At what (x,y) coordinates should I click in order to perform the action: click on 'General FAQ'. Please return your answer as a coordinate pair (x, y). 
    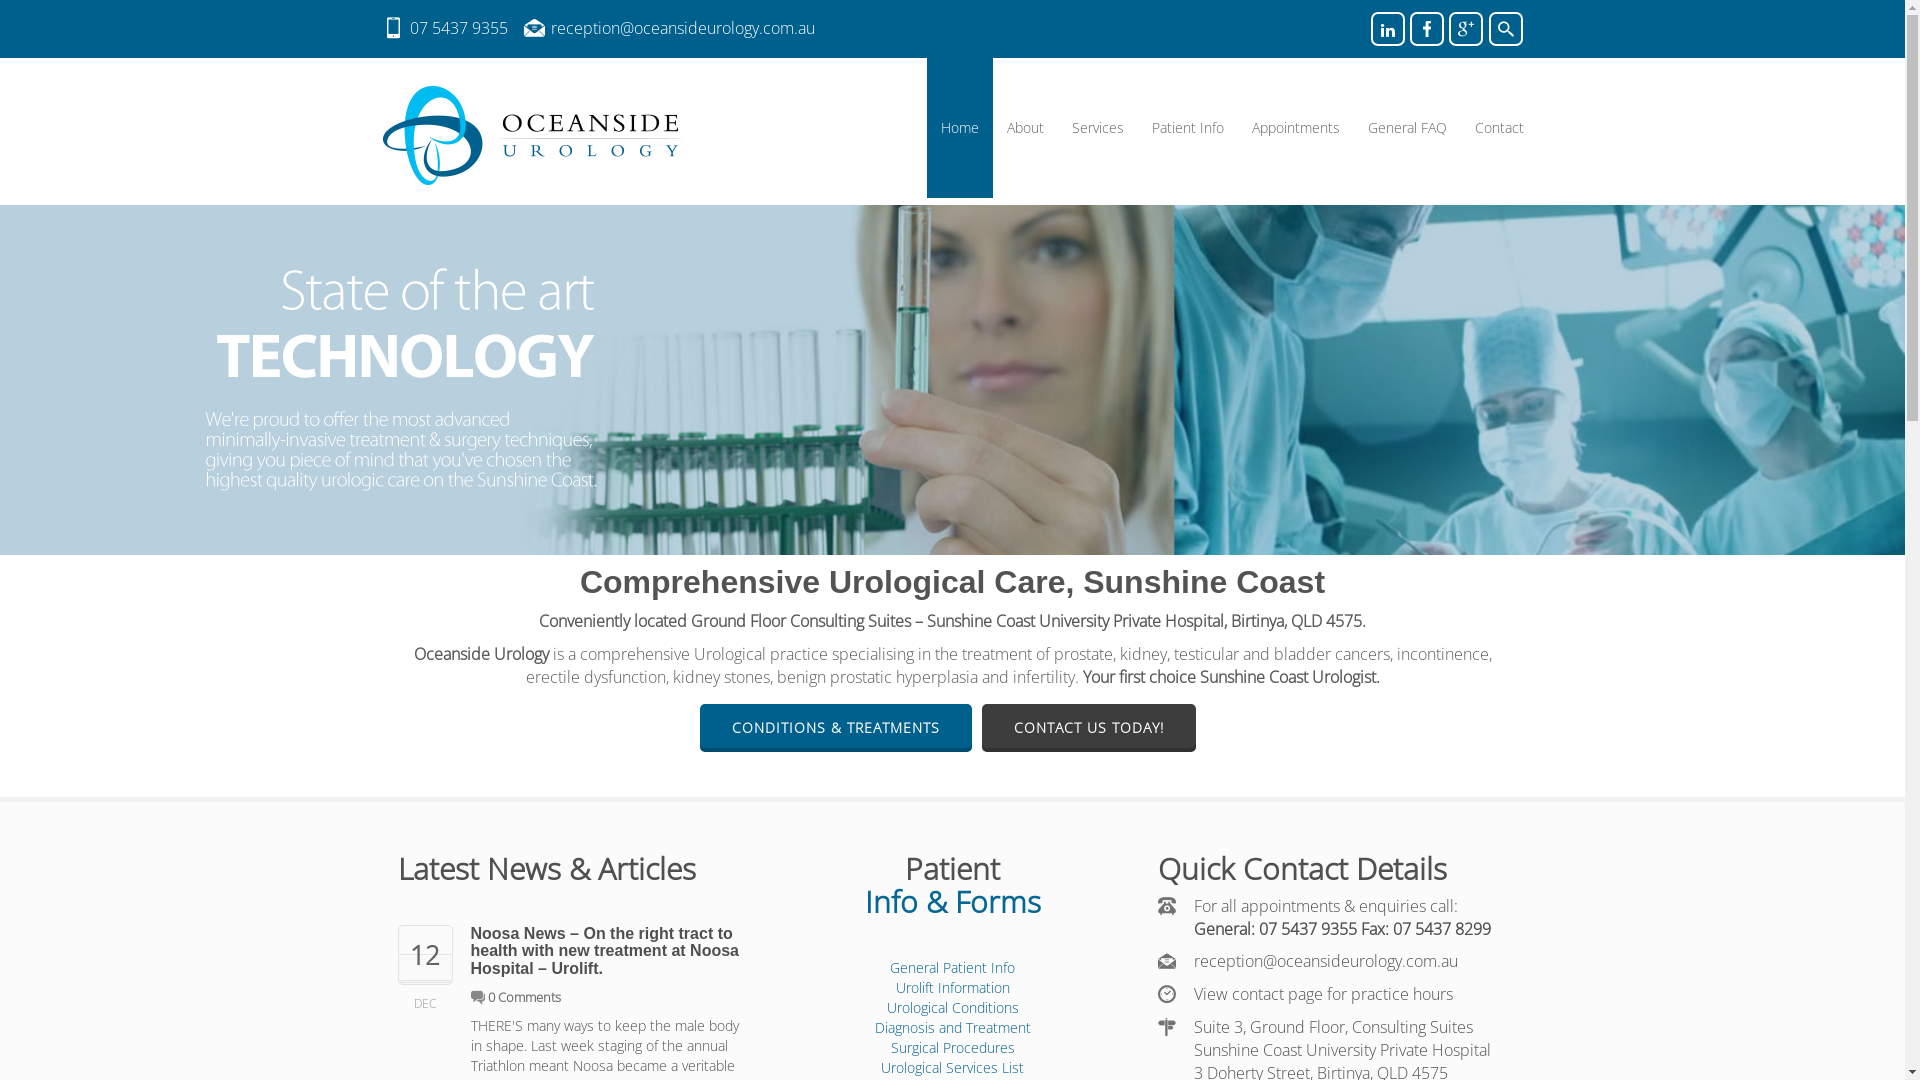
    Looking at the image, I should click on (1353, 127).